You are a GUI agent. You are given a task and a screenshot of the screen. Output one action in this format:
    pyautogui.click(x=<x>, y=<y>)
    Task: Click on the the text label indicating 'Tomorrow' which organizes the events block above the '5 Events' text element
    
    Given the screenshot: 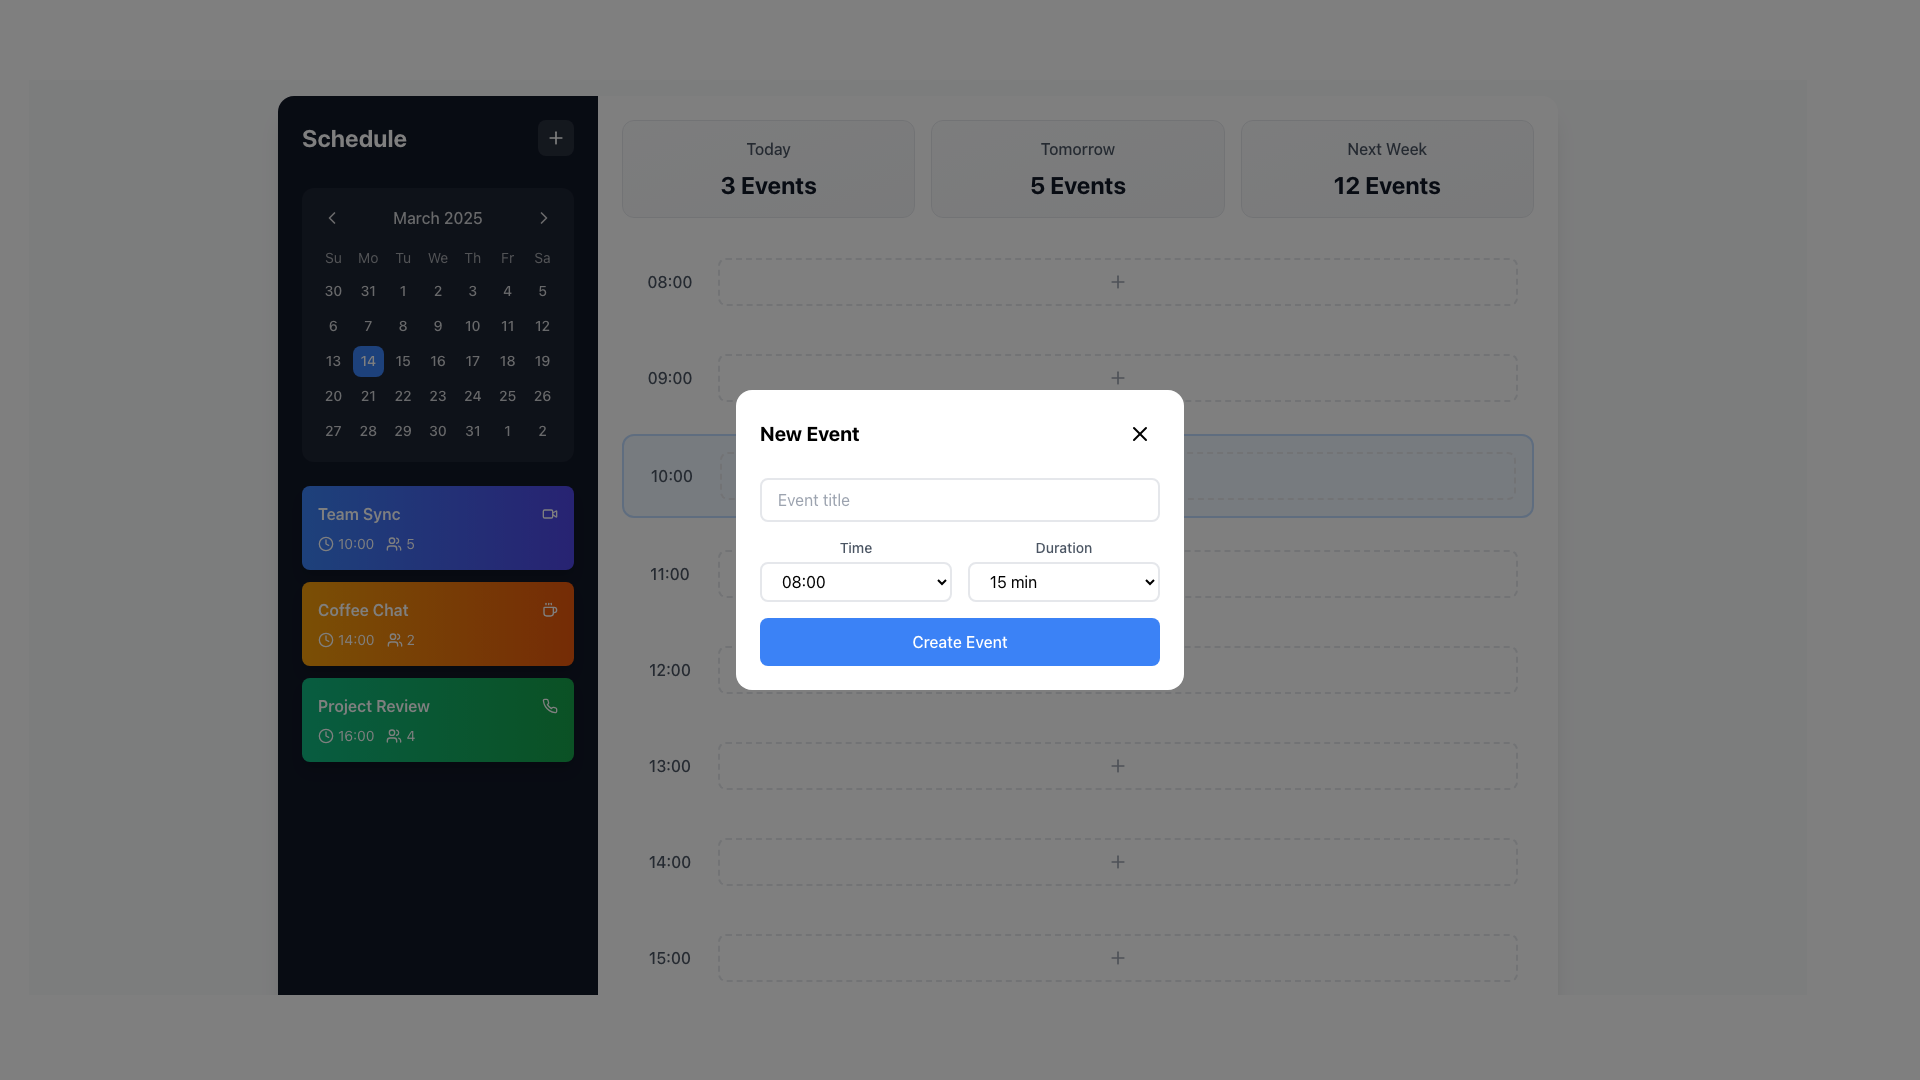 What is the action you would take?
    pyautogui.click(x=1077, y=148)
    